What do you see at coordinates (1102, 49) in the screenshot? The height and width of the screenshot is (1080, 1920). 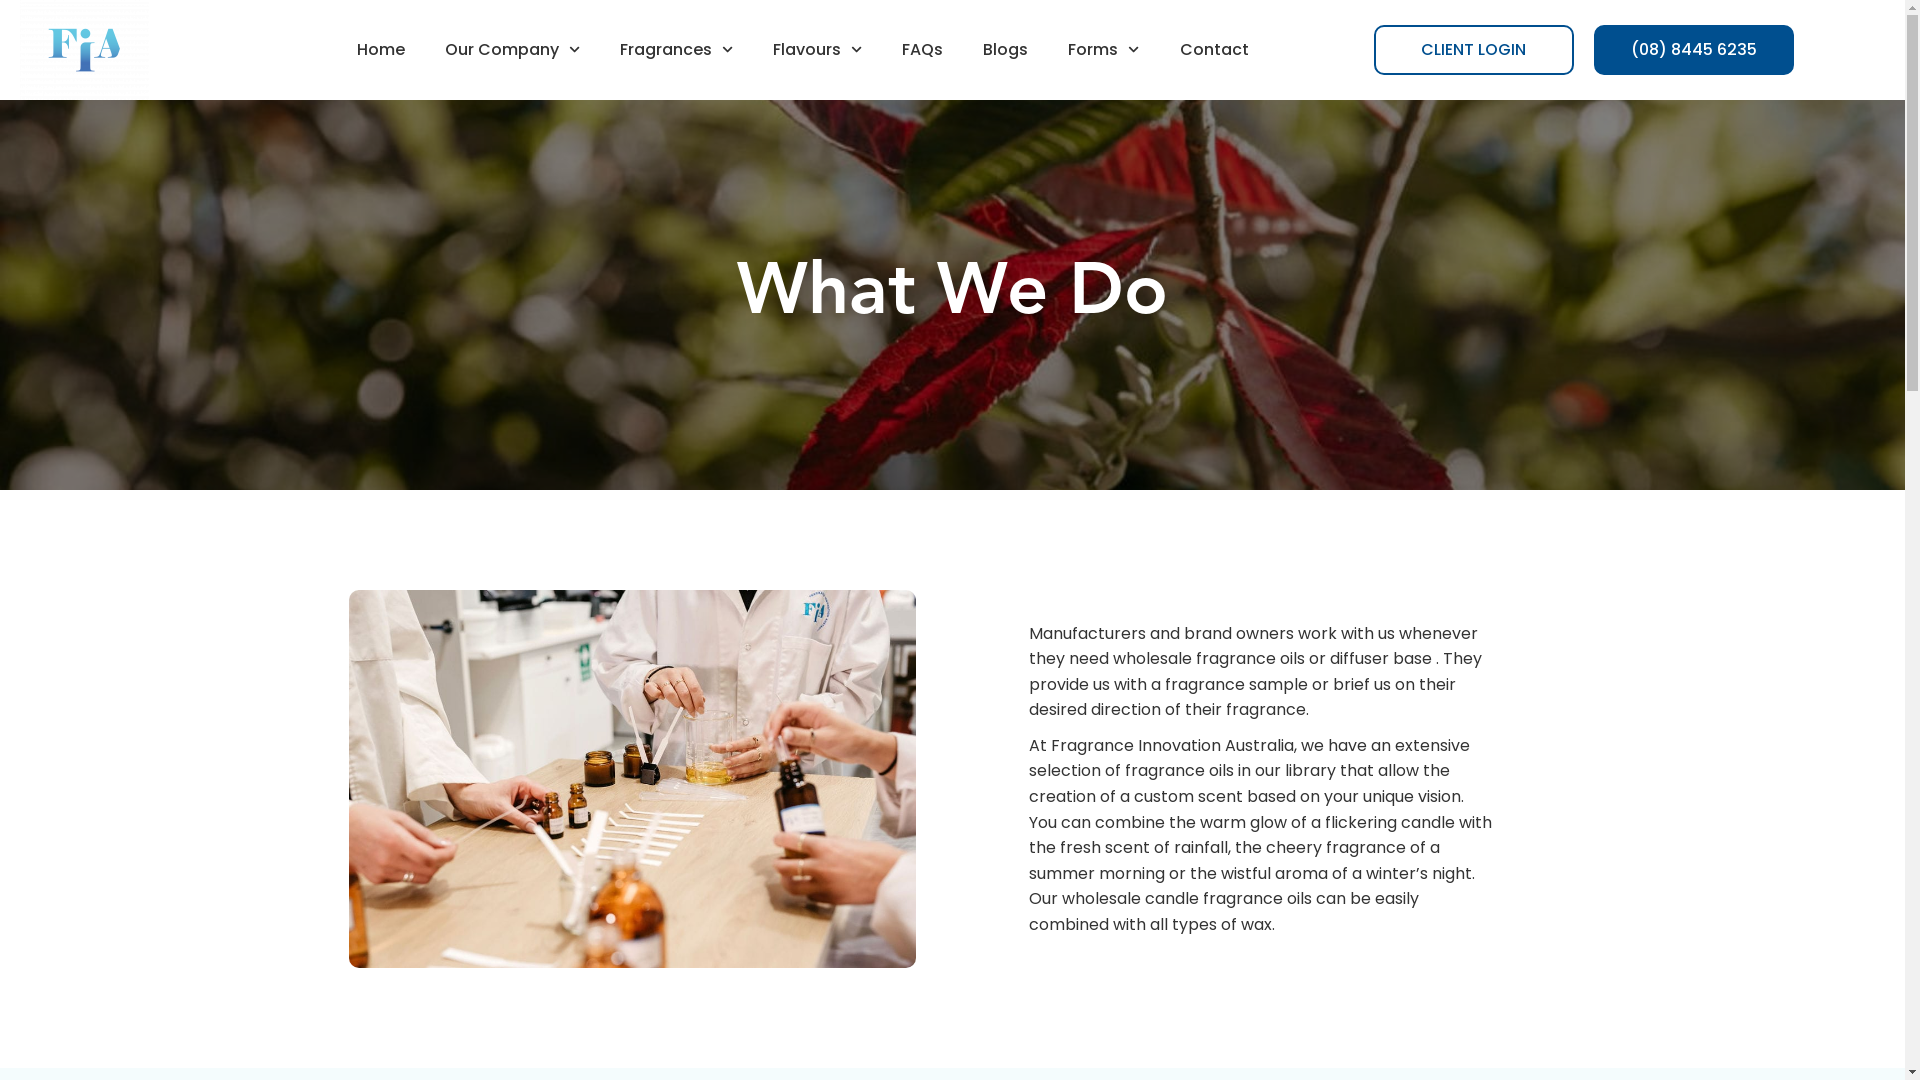 I see `'Forms'` at bounding box center [1102, 49].